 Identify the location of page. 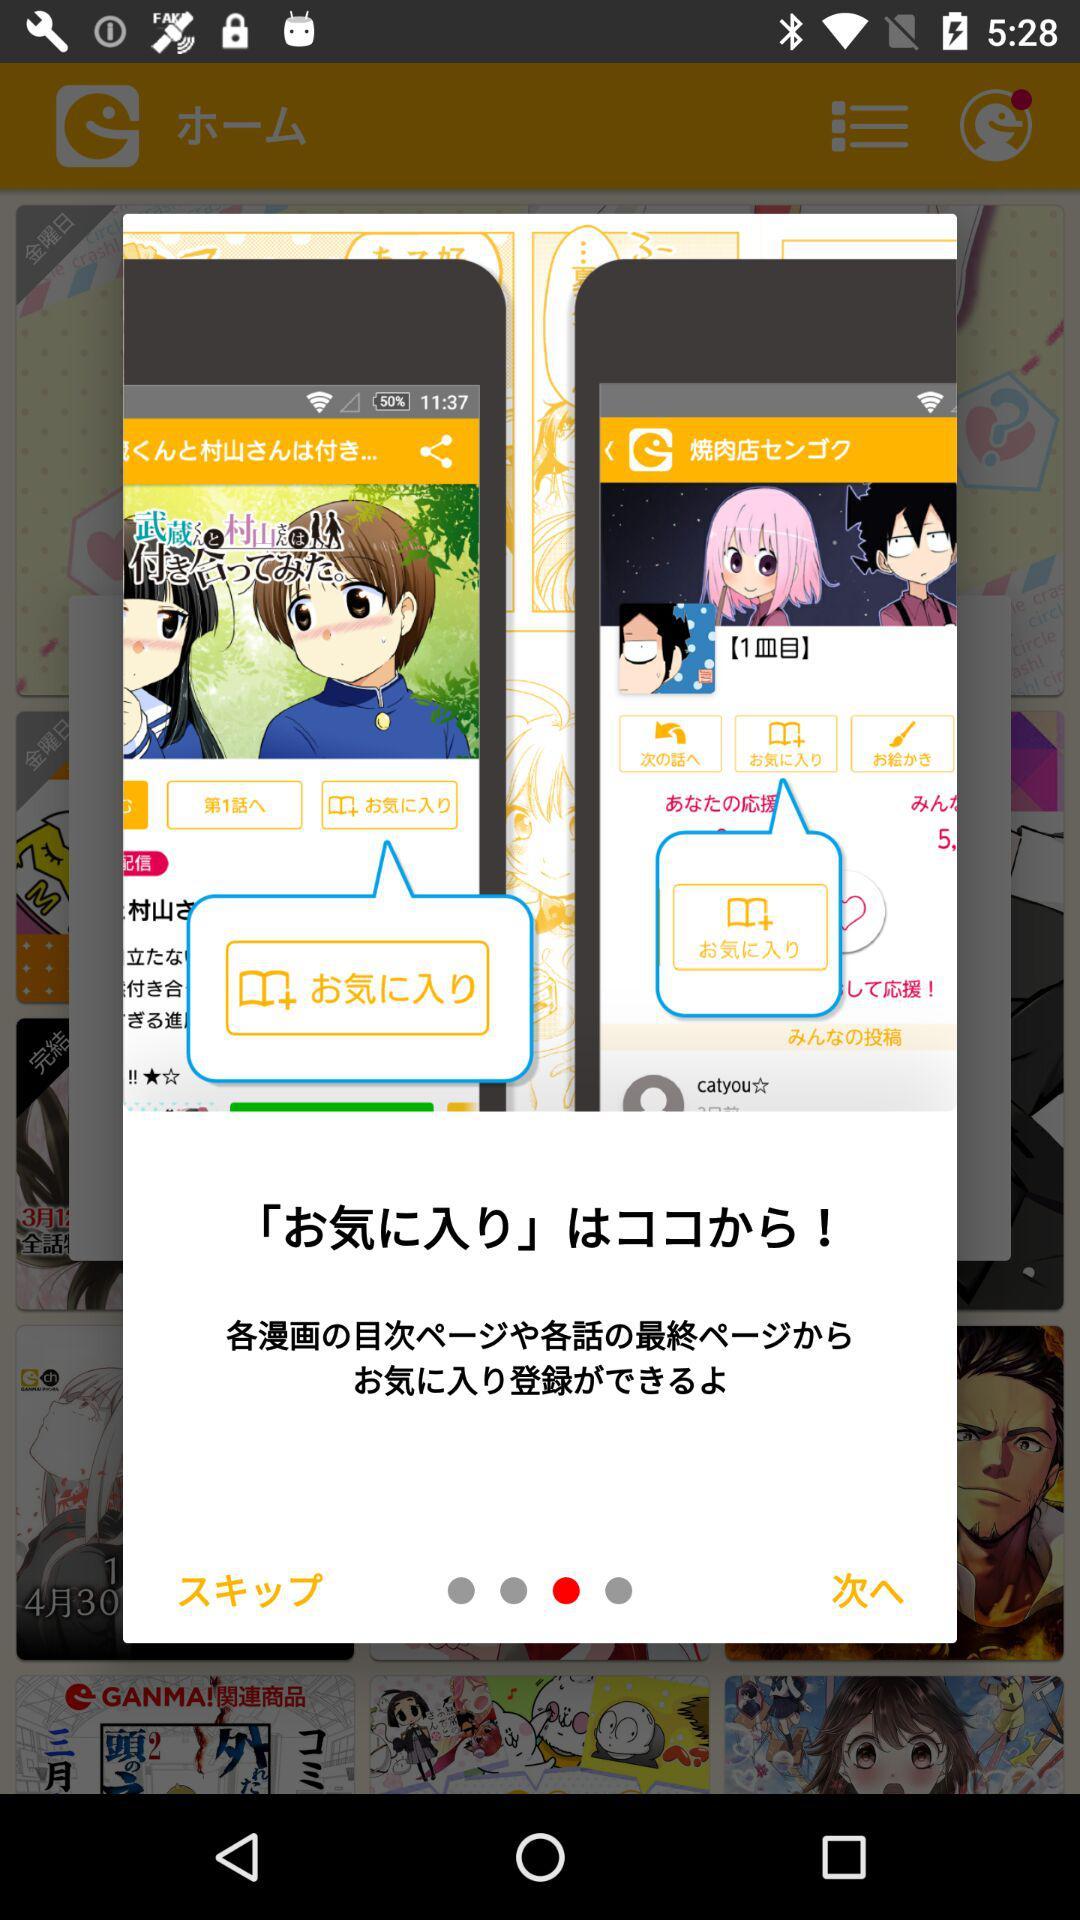
(461, 1589).